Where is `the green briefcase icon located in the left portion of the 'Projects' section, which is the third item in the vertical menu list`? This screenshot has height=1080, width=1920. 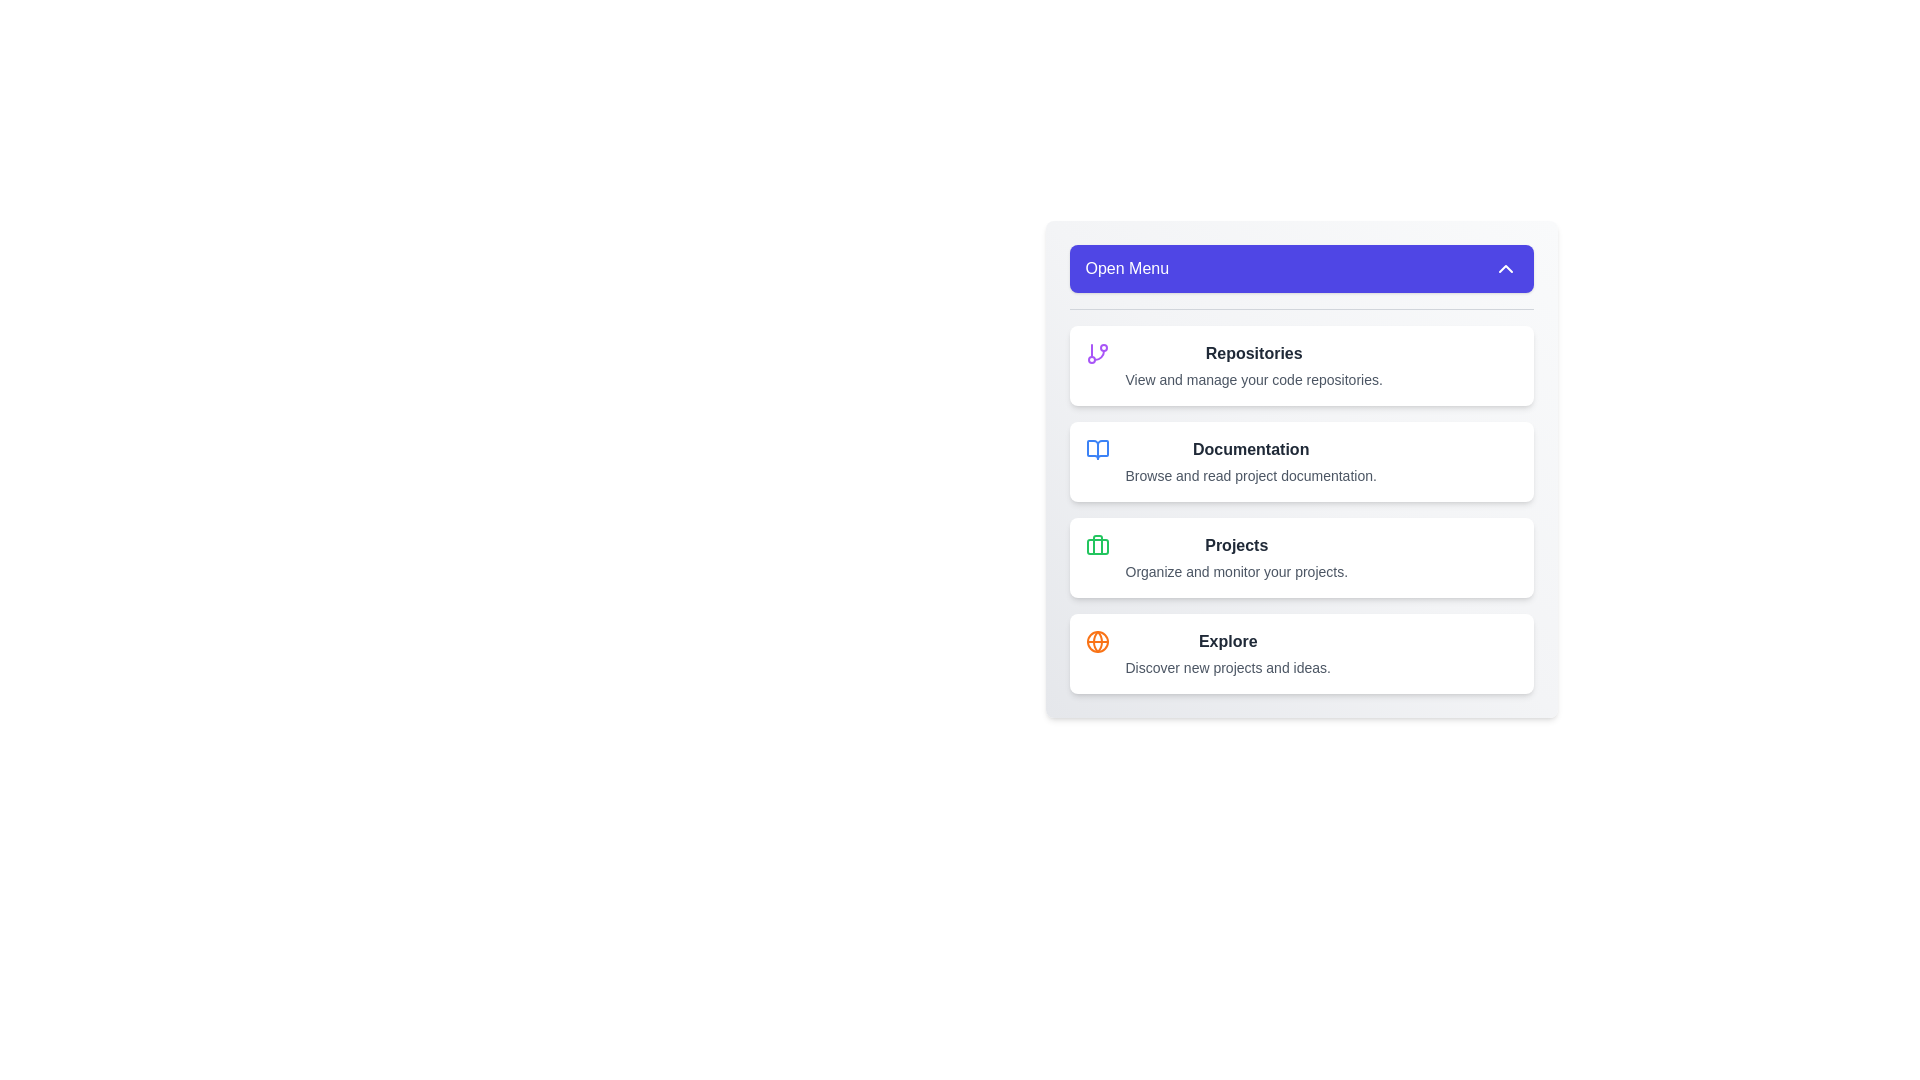 the green briefcase icon located in the left portion of the 'Projects' section, which is the third item in the vertical menu list is located at coordinates (1096, 546).